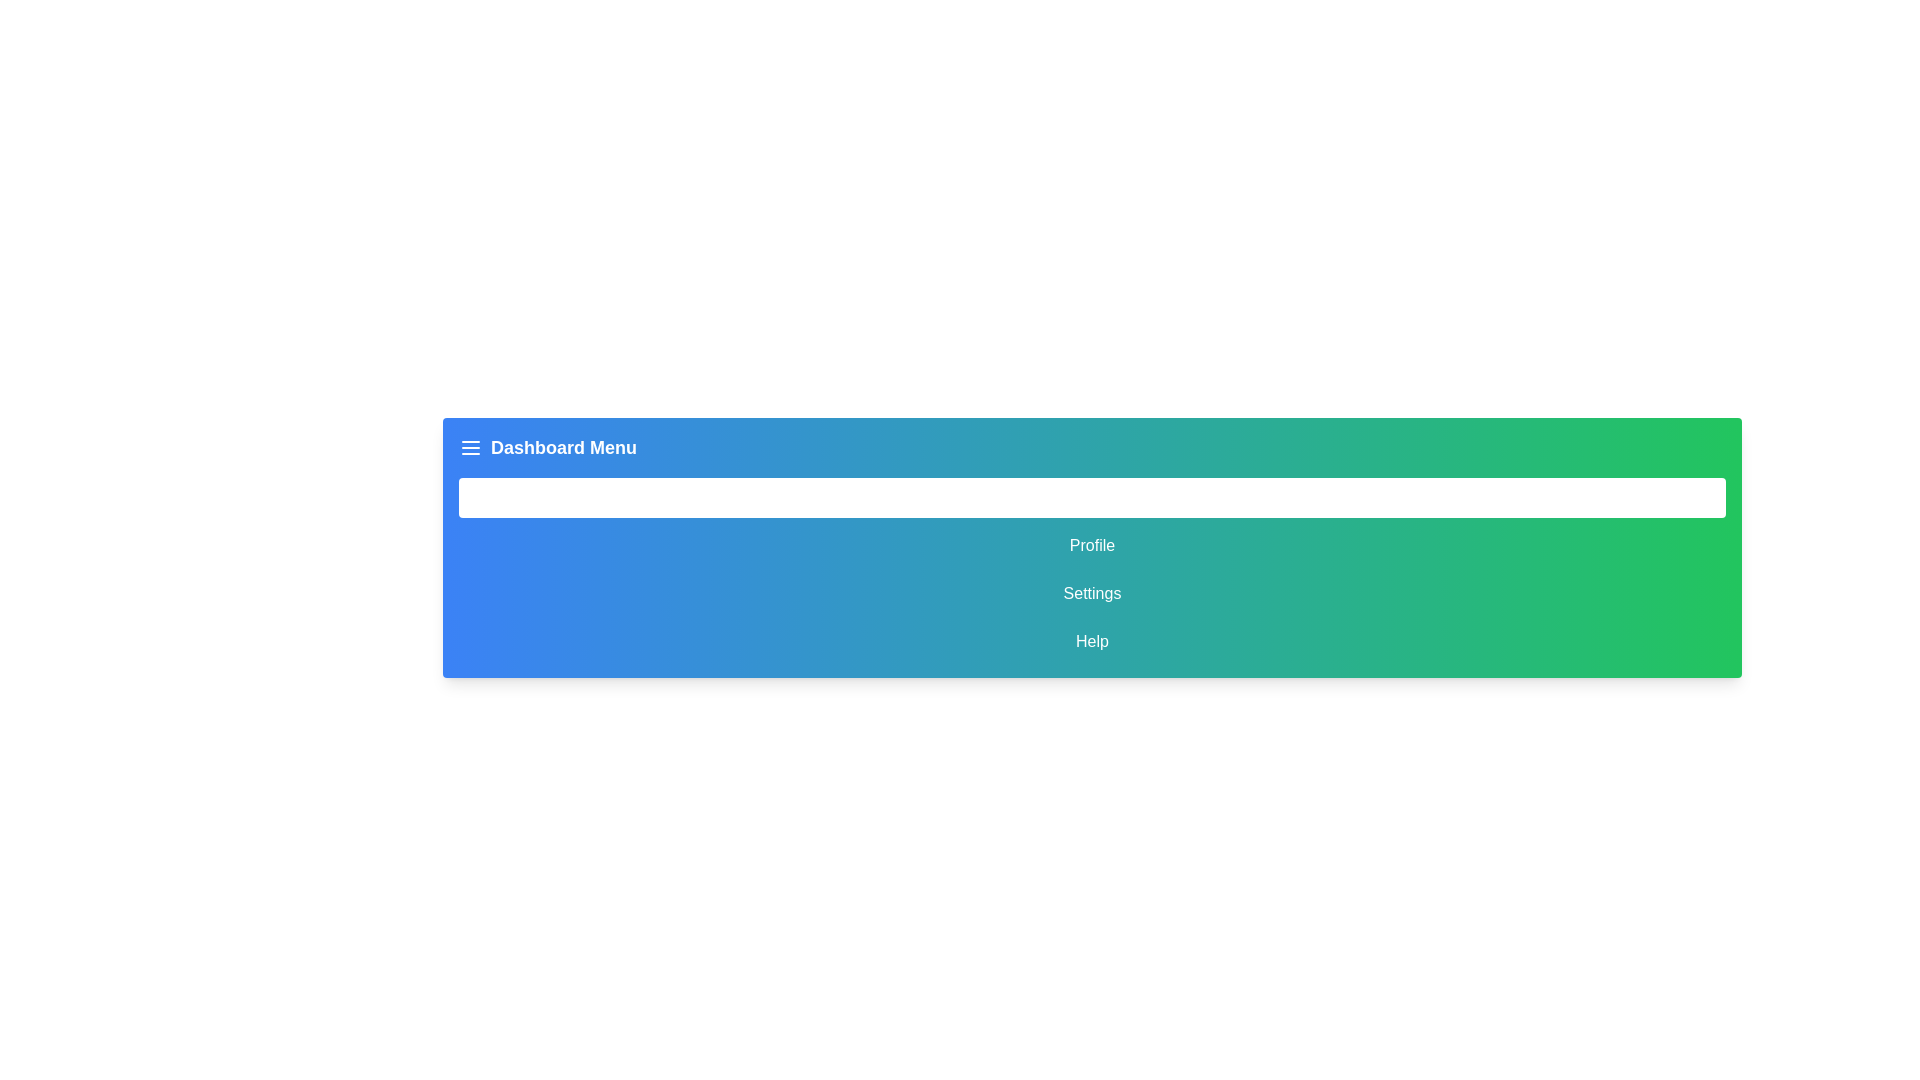  I want to click on the 'Profile' navigation button, which is the second button in a vertical list of four options, so click(1091, 546).